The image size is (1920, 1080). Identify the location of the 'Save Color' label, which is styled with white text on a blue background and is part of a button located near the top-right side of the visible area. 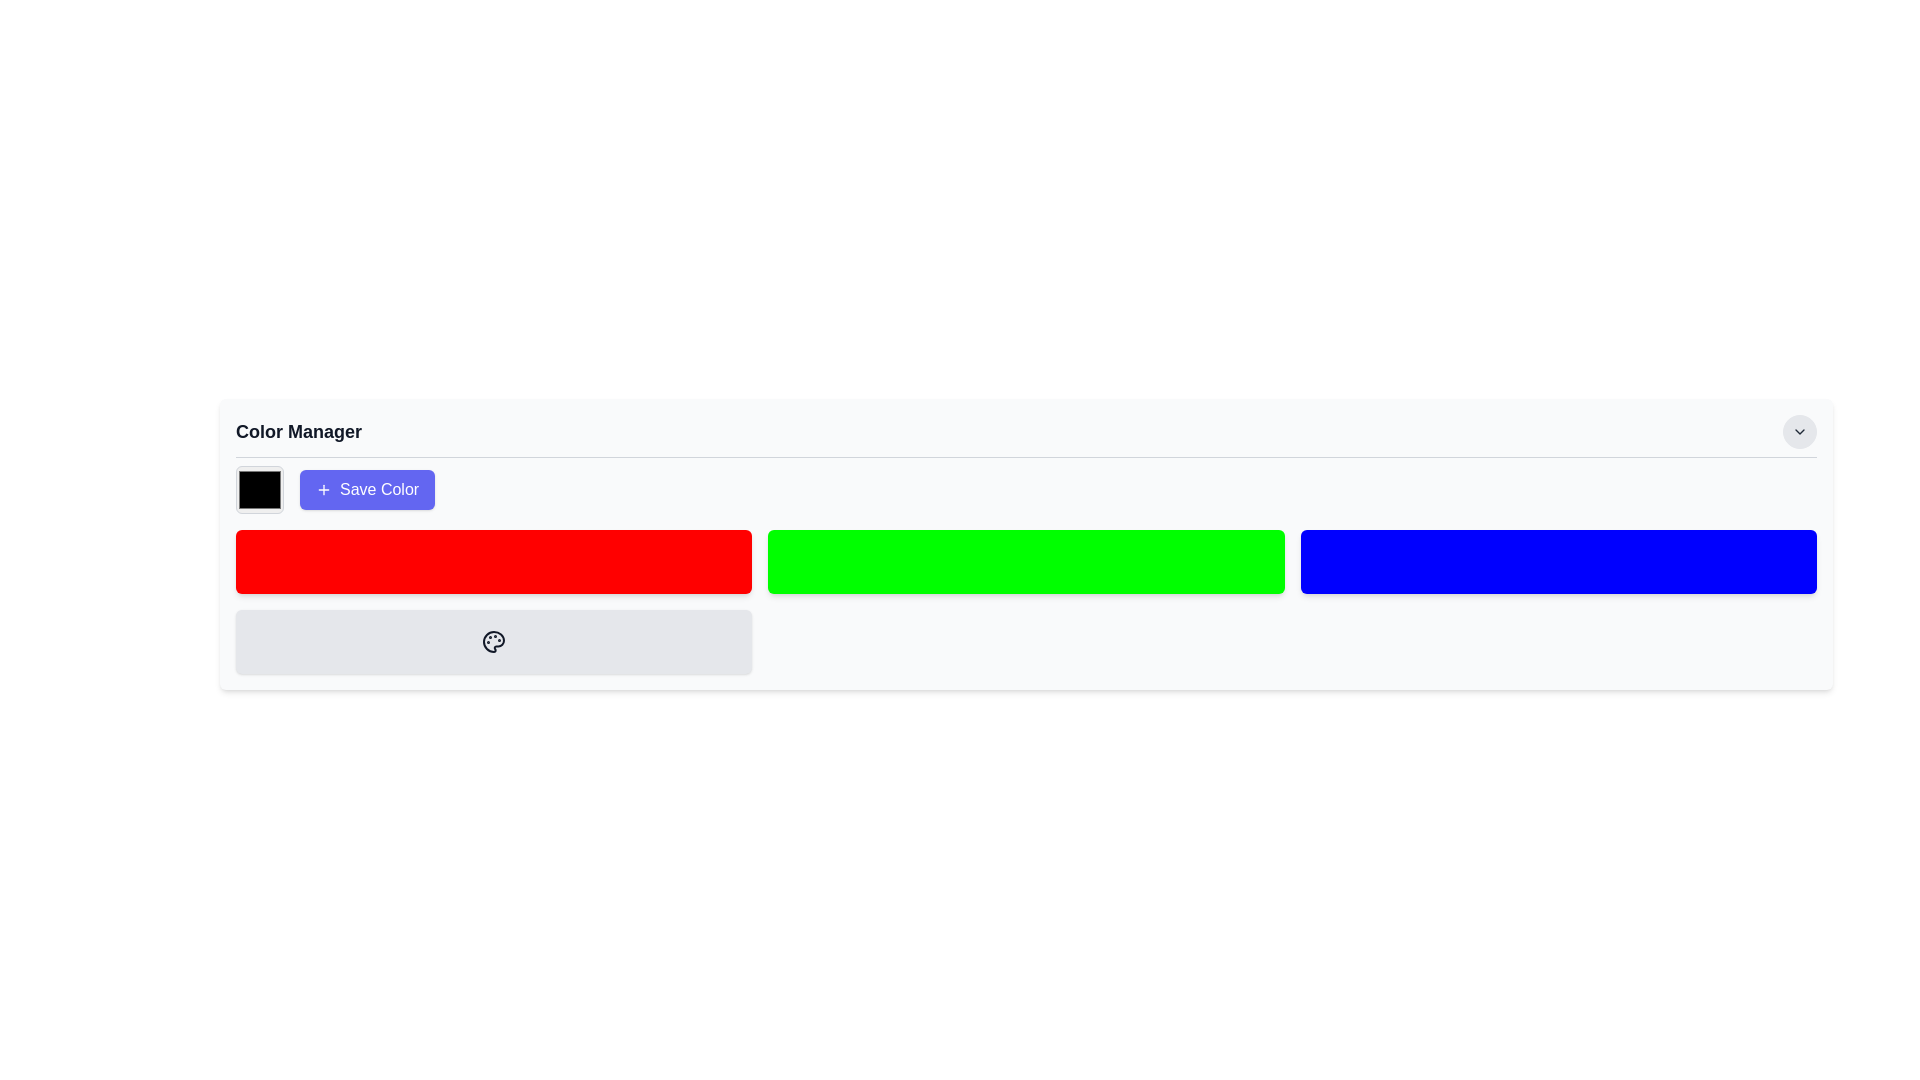
(379, 489).